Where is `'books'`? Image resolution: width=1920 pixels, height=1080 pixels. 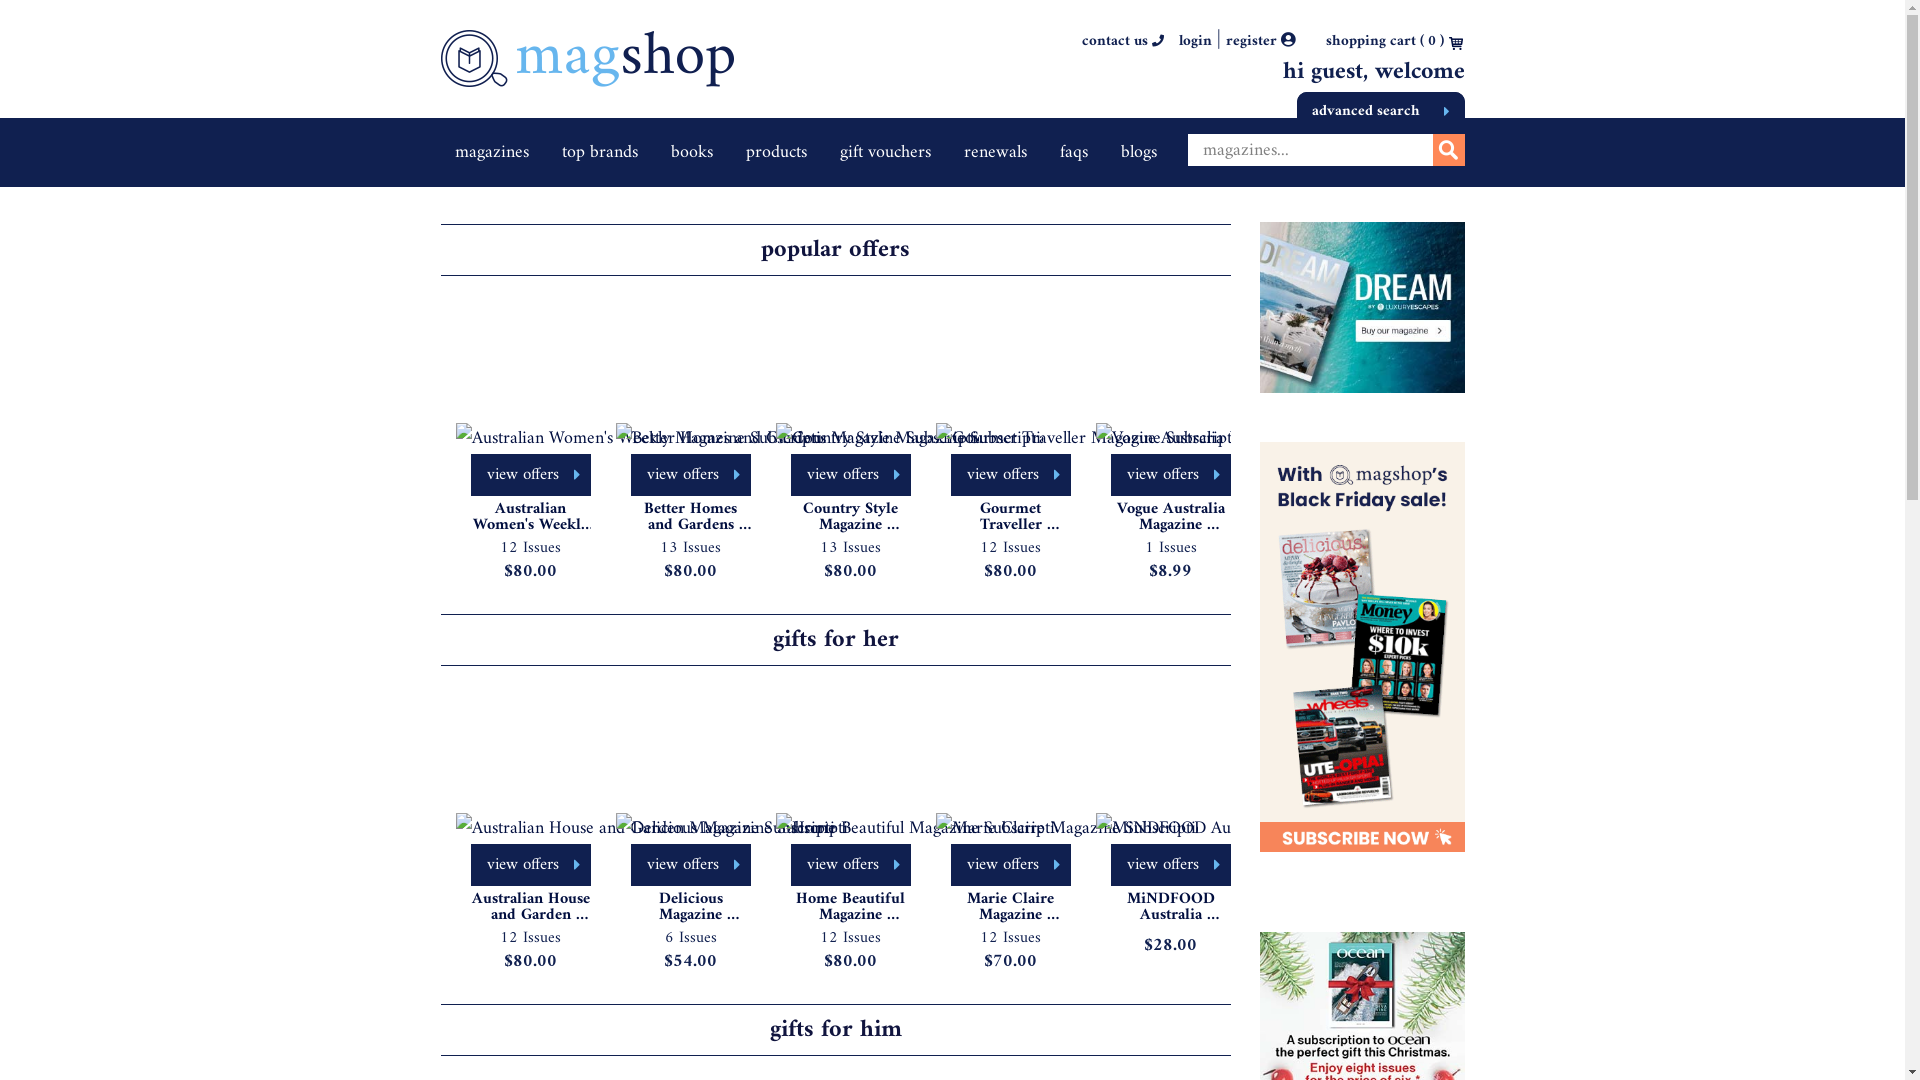 'books' is located at coordinates (691, 151).